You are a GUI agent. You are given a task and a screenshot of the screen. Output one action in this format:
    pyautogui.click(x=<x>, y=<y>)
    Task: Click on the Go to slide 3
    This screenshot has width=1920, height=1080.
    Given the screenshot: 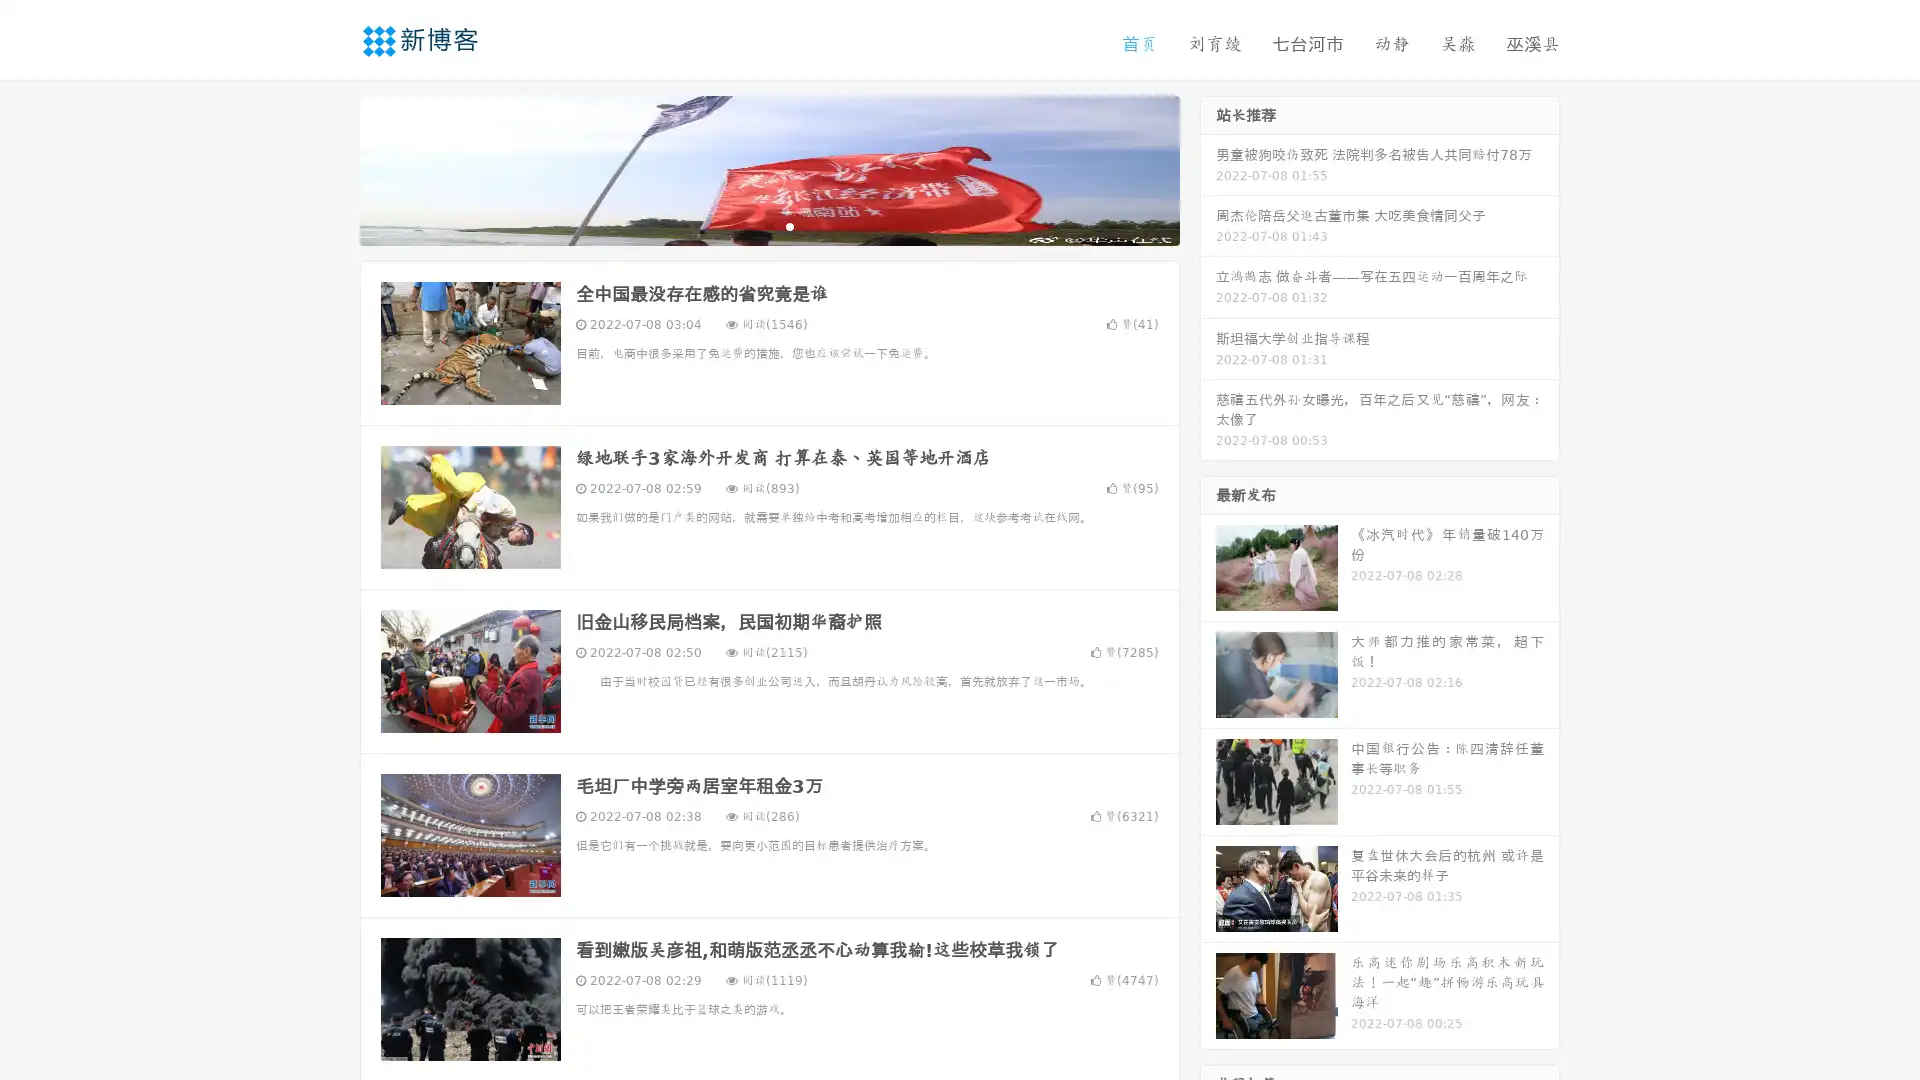 What is the action you would take?
    pyautogui.click(x=789, y=225)
    